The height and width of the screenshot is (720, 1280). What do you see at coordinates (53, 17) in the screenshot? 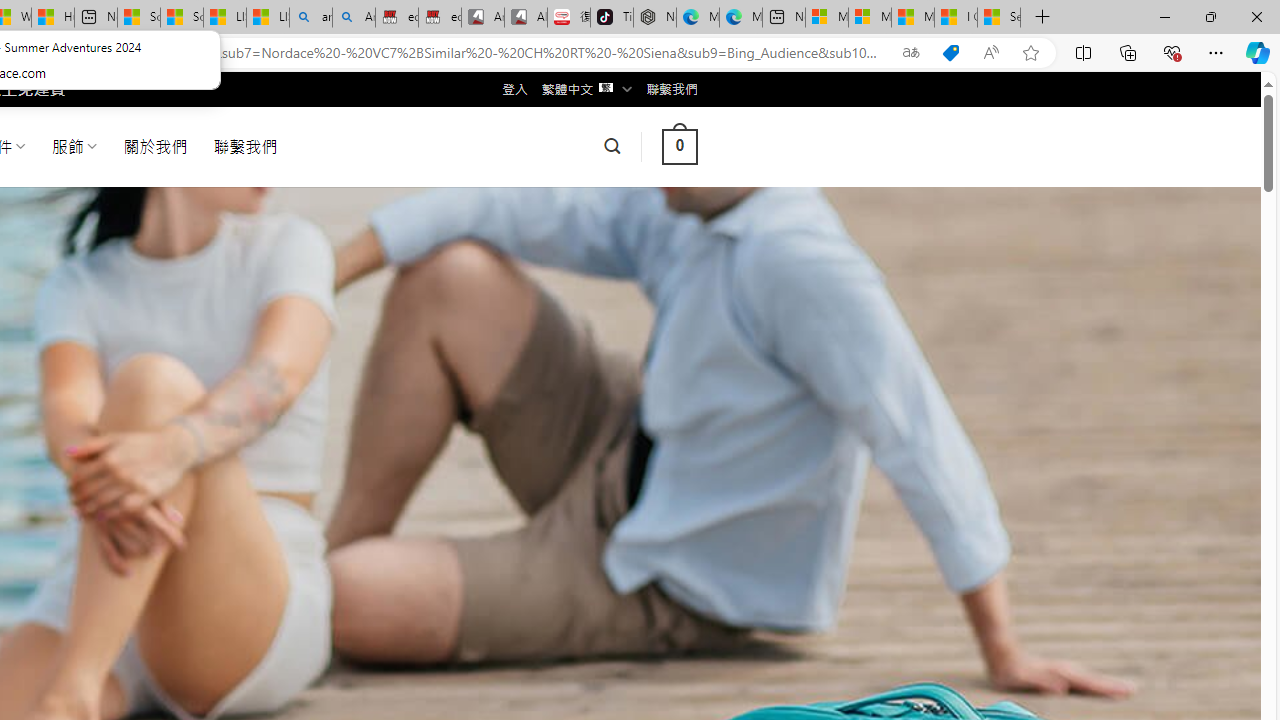
I see `'Huge shark washes ashore at New York City beach | Watch'` at bounding box center [53, 17].